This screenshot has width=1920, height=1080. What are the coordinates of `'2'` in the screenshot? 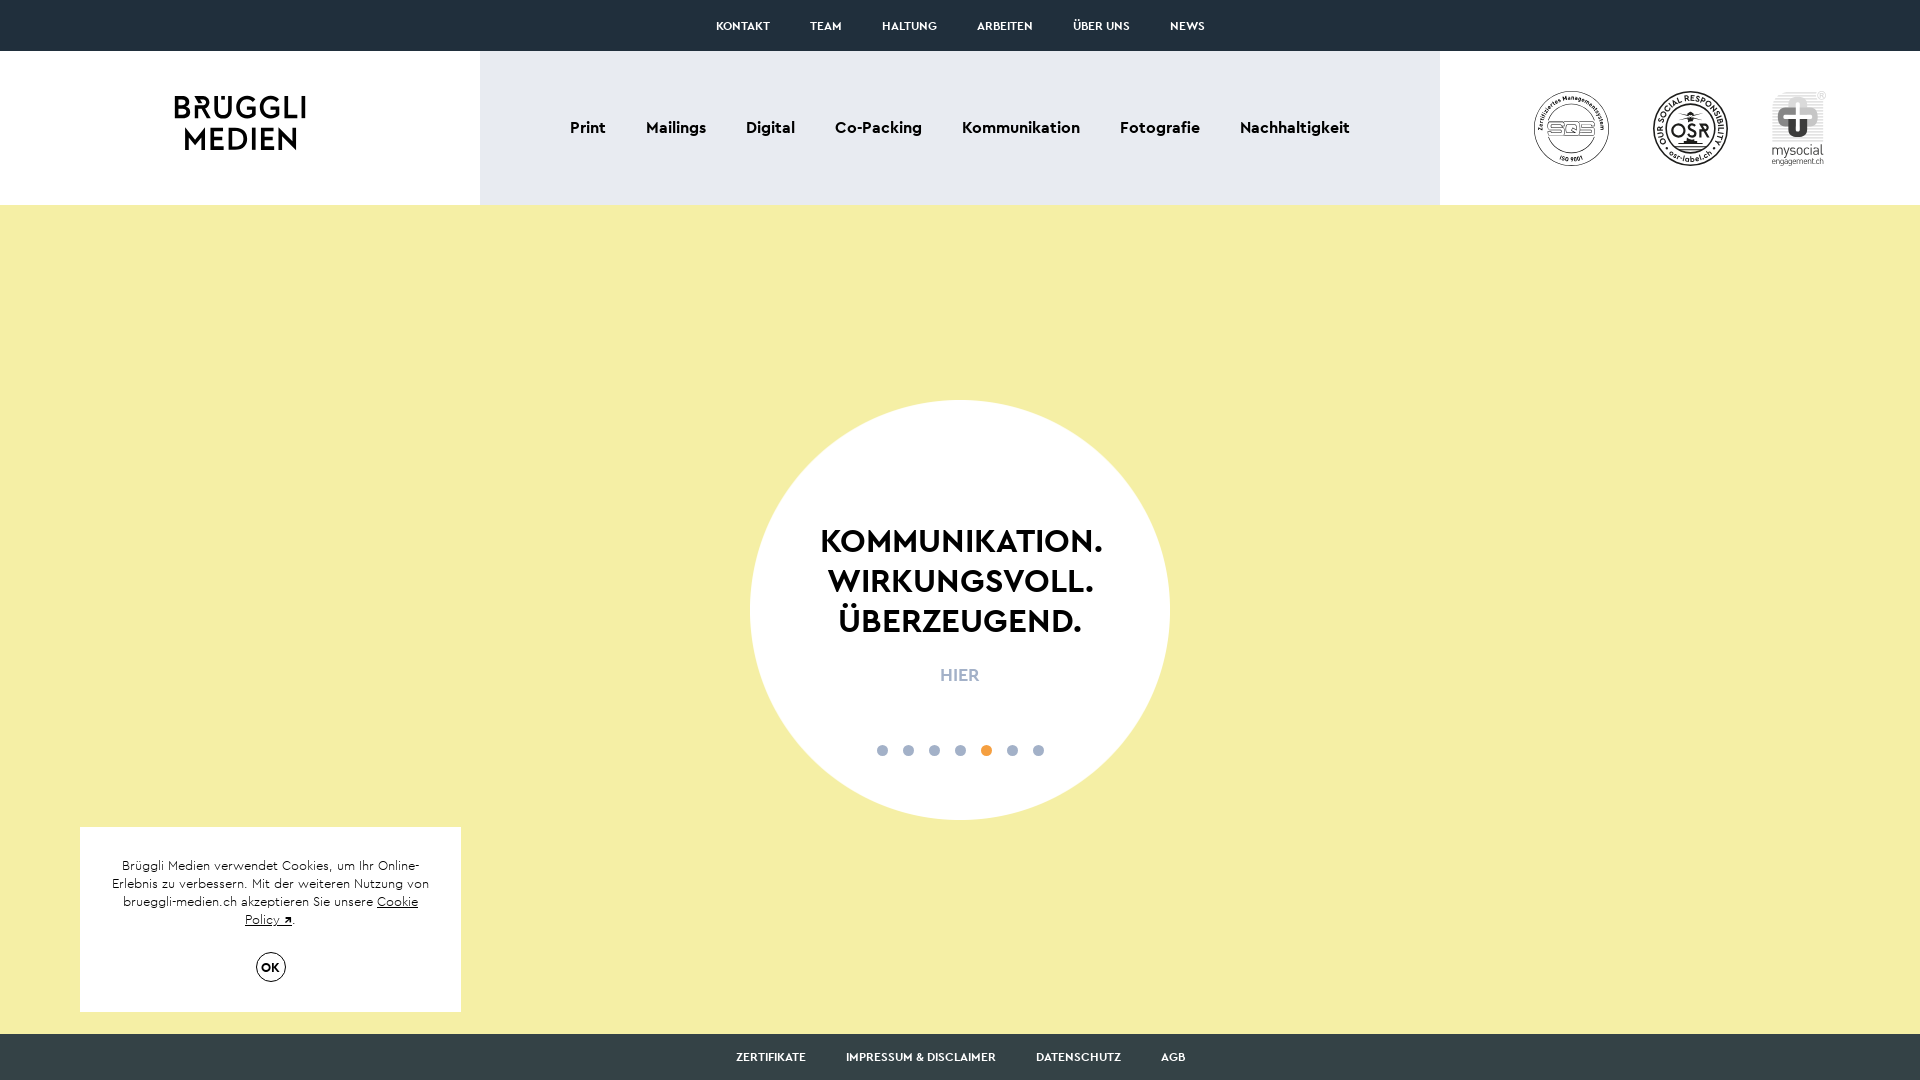 It's located at (906, 750).